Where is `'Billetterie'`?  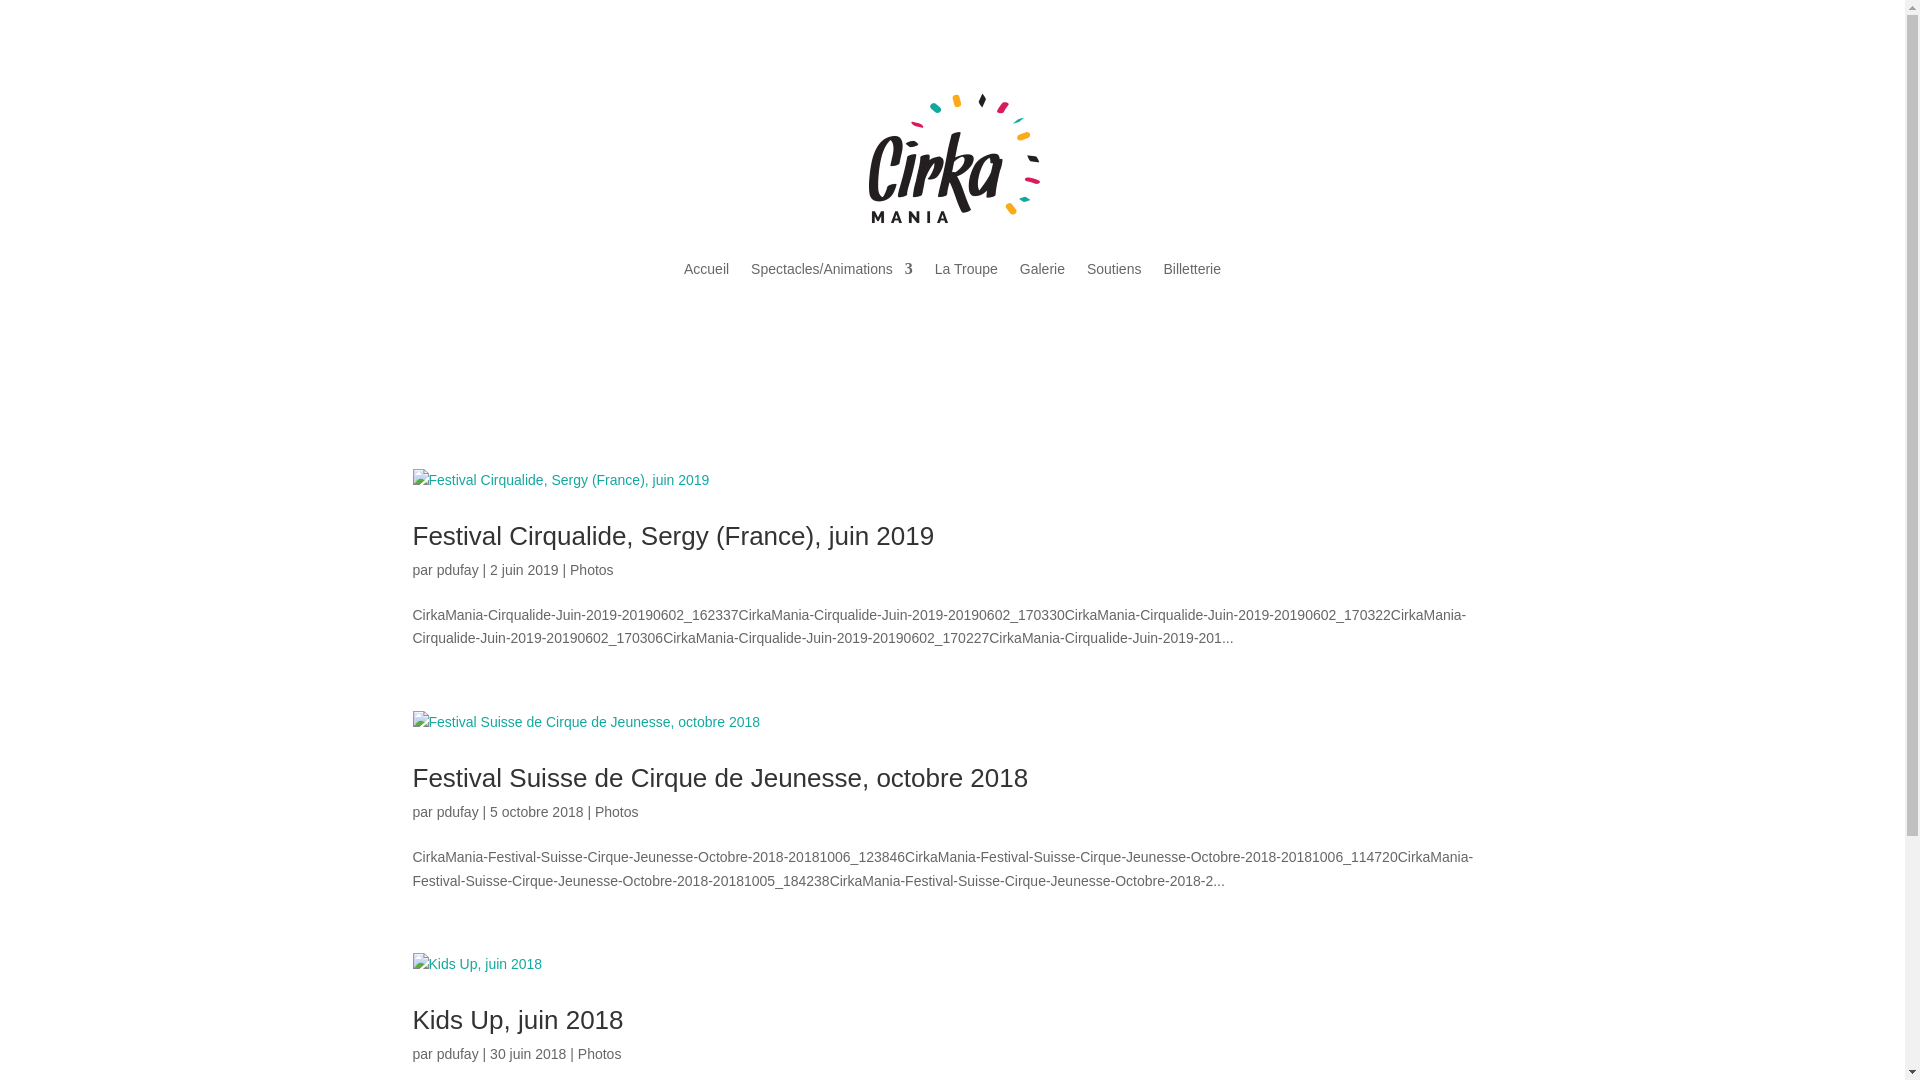
'Billetterie' is located at coordinates (1191, 268).